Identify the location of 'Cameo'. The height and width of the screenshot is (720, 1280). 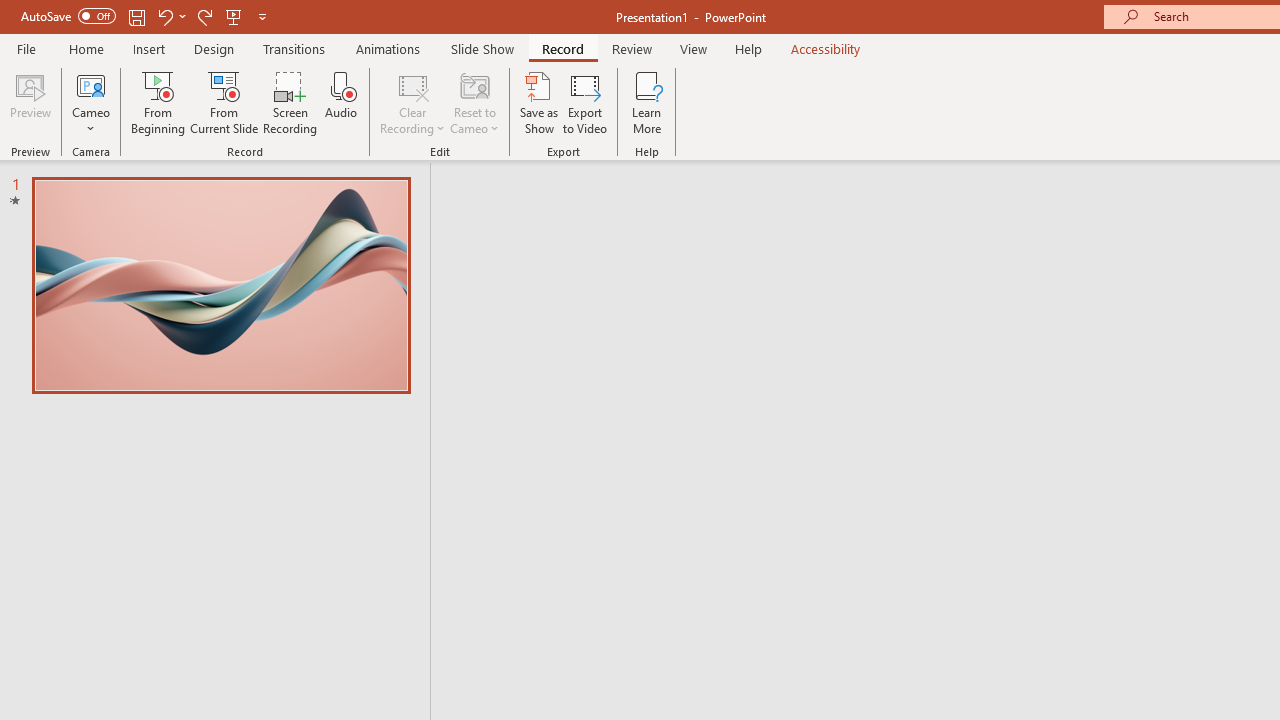
(90, 84).